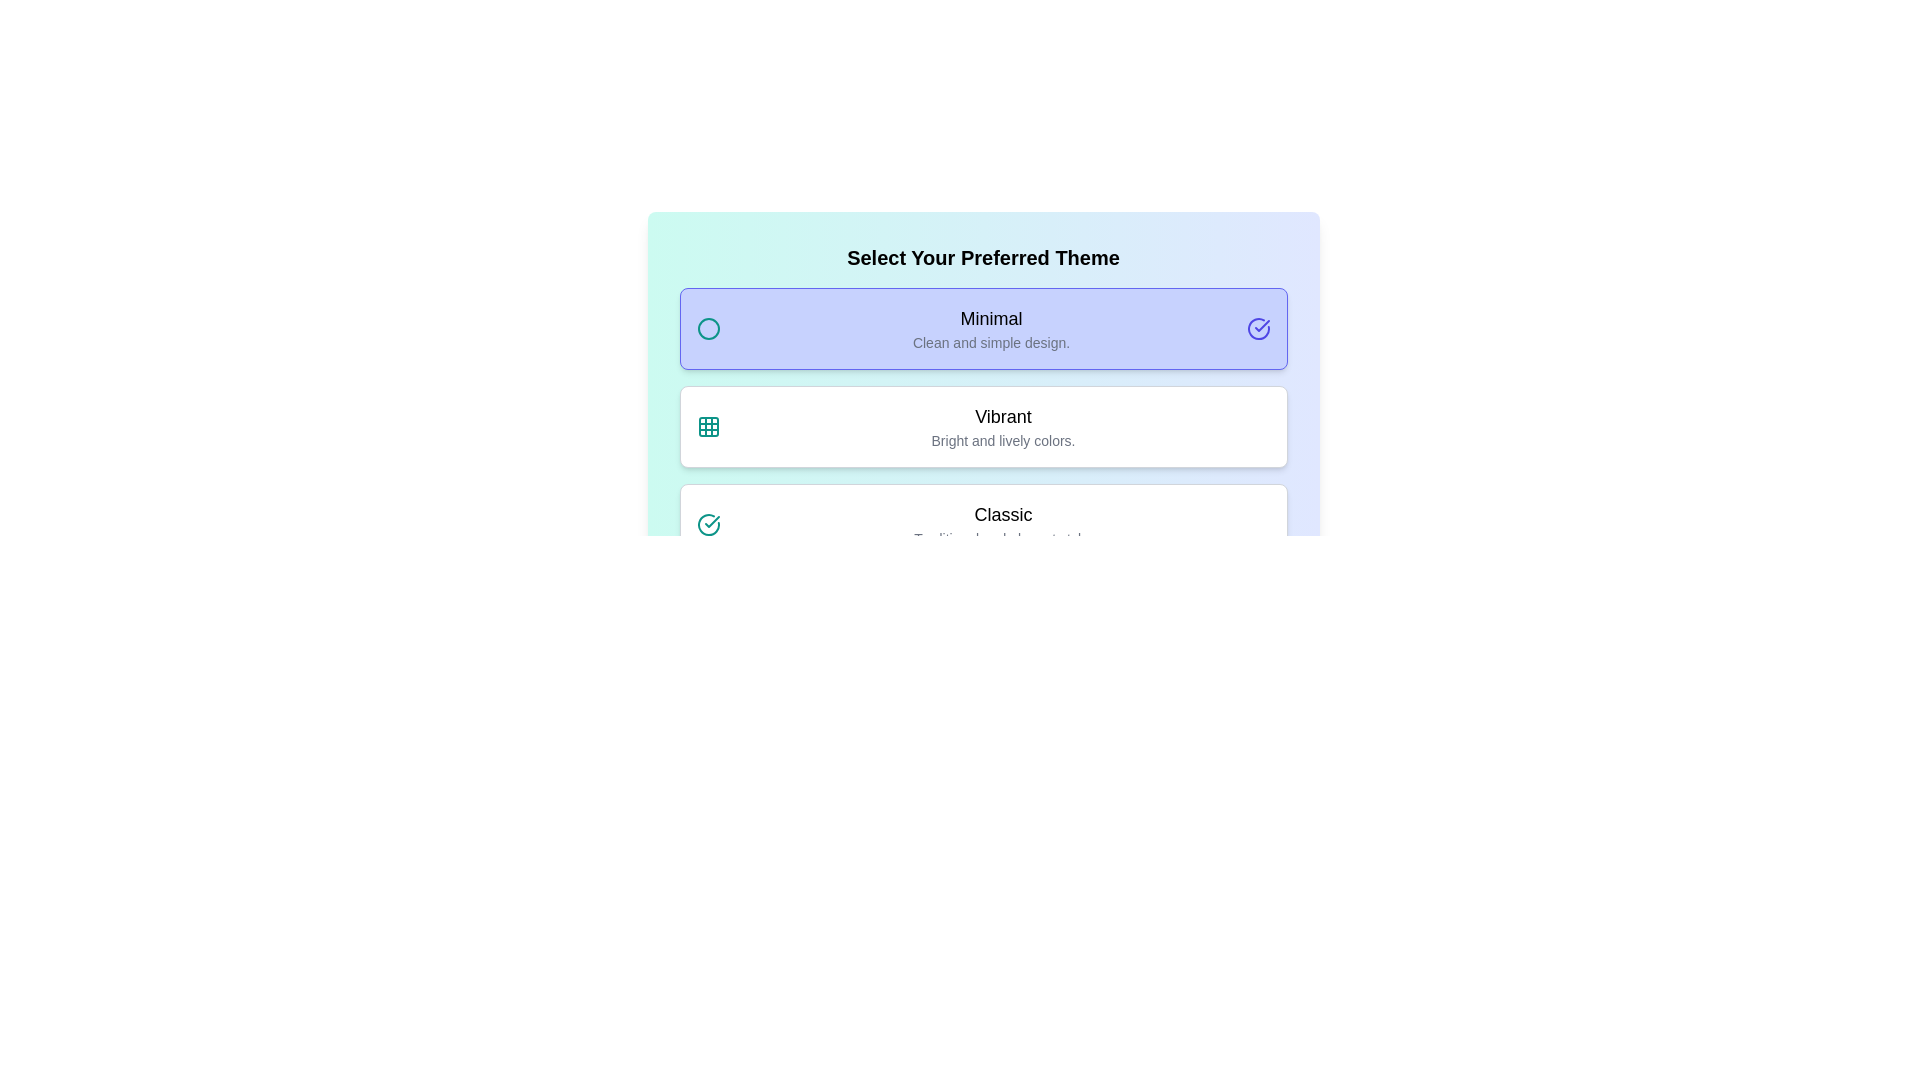 The width and height of the screenshot is (1920, 1080). What do you see at coordinates (983, 426) in the screenshot?
I see `the 'Vibrant' theme selection button` at bounding box center [983, 426].